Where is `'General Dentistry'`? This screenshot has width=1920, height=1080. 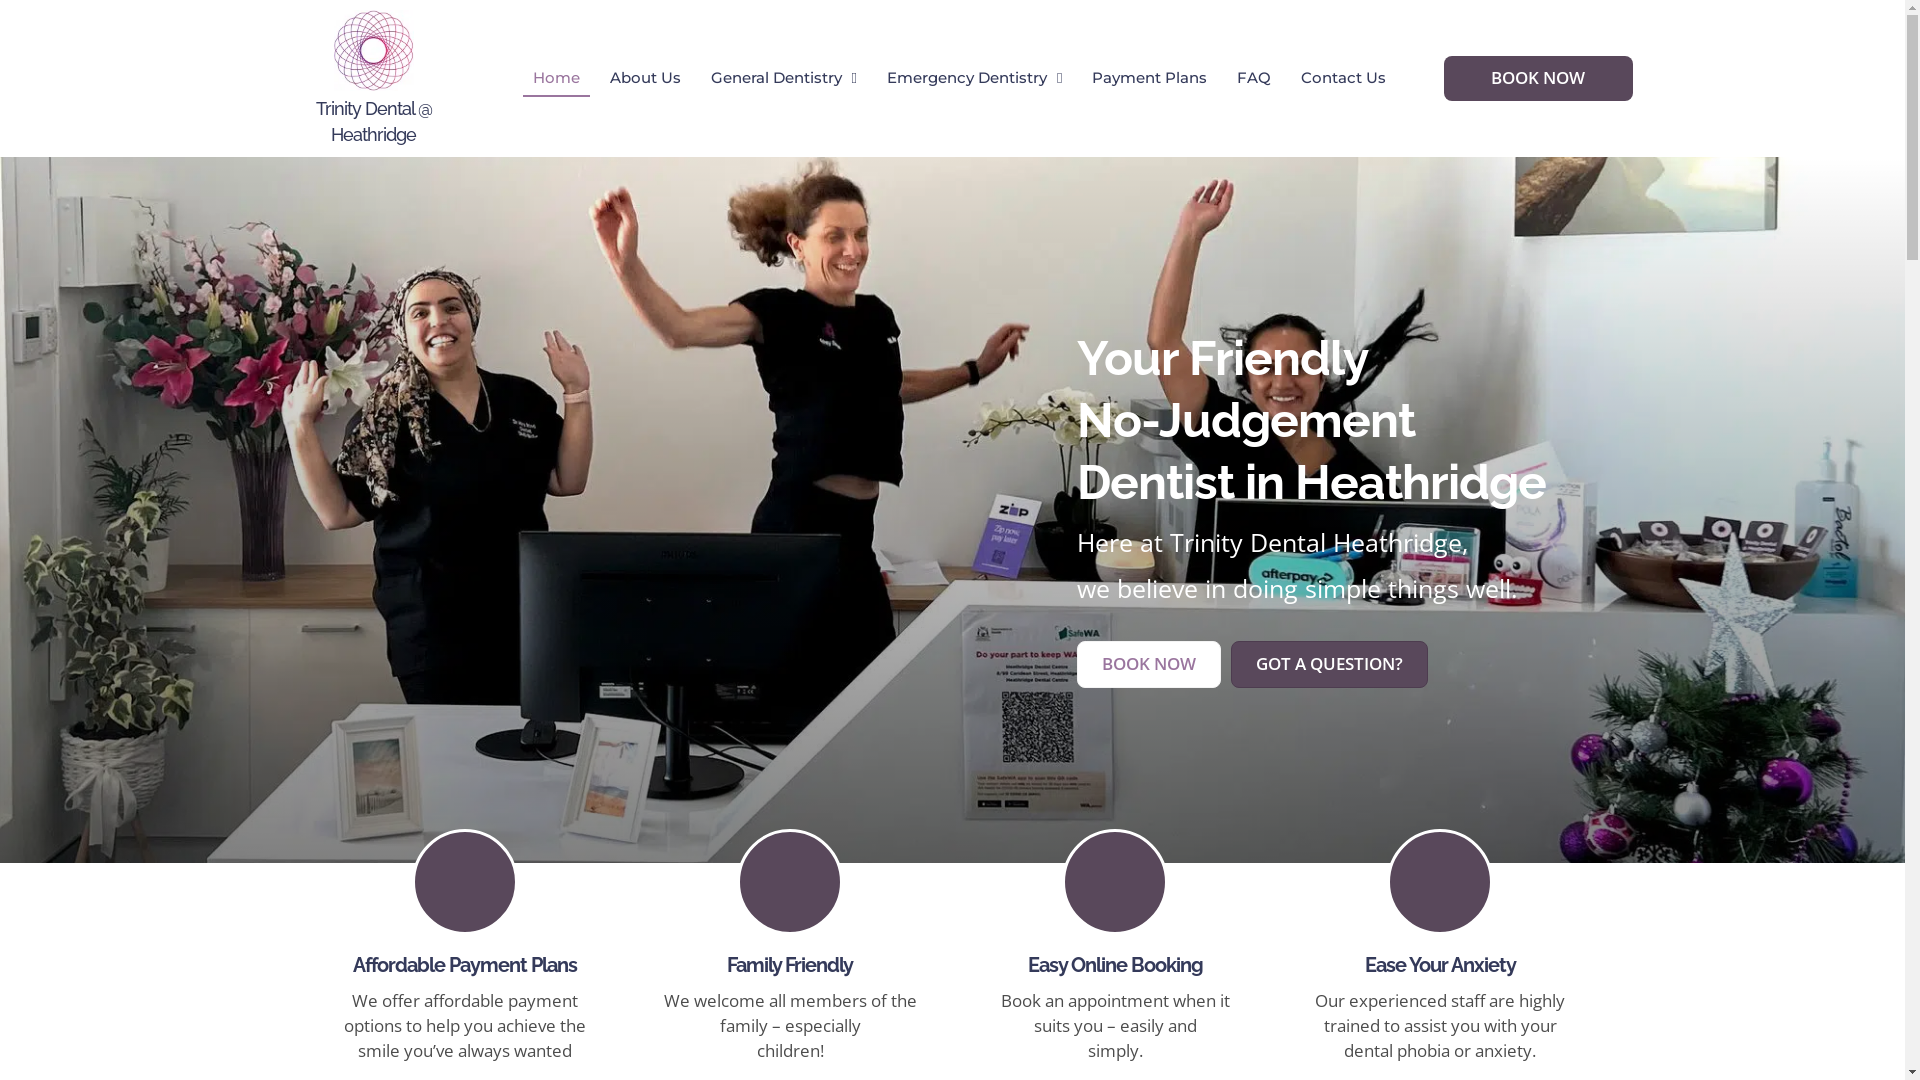 'General Dentistry' is located at coordinates (782, 77).